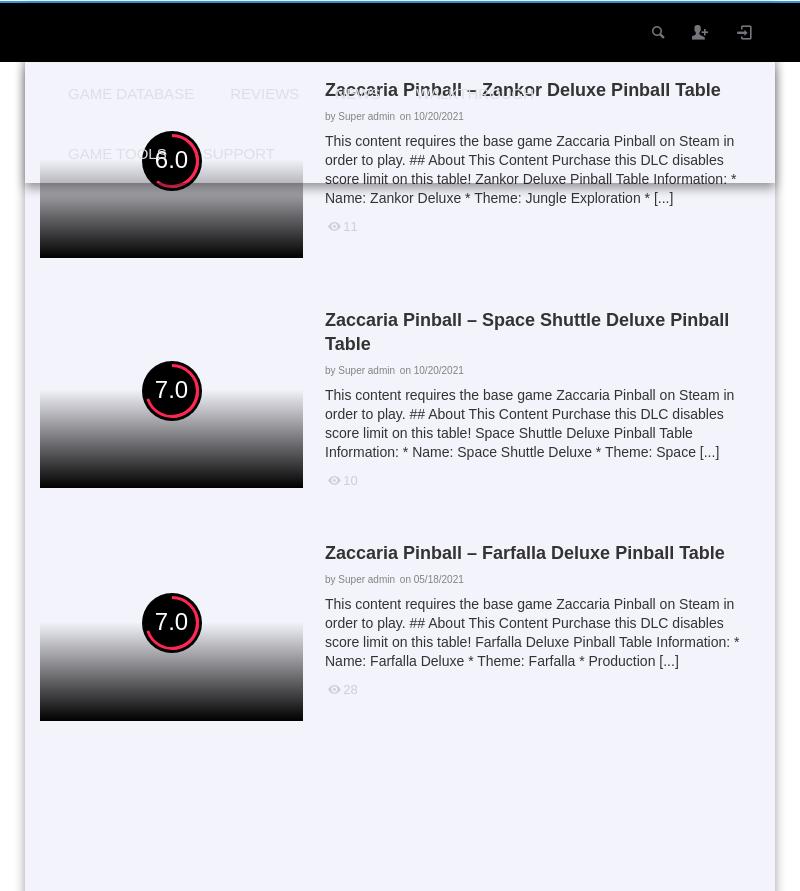 This screenshot has height=891, width=800. What do you see at coordinates (523, 551) in the screenshot?
I see `'Zaccaria Pinball – Farfalla Deluxe Pinball Table'` at bounding box center [523, 551].